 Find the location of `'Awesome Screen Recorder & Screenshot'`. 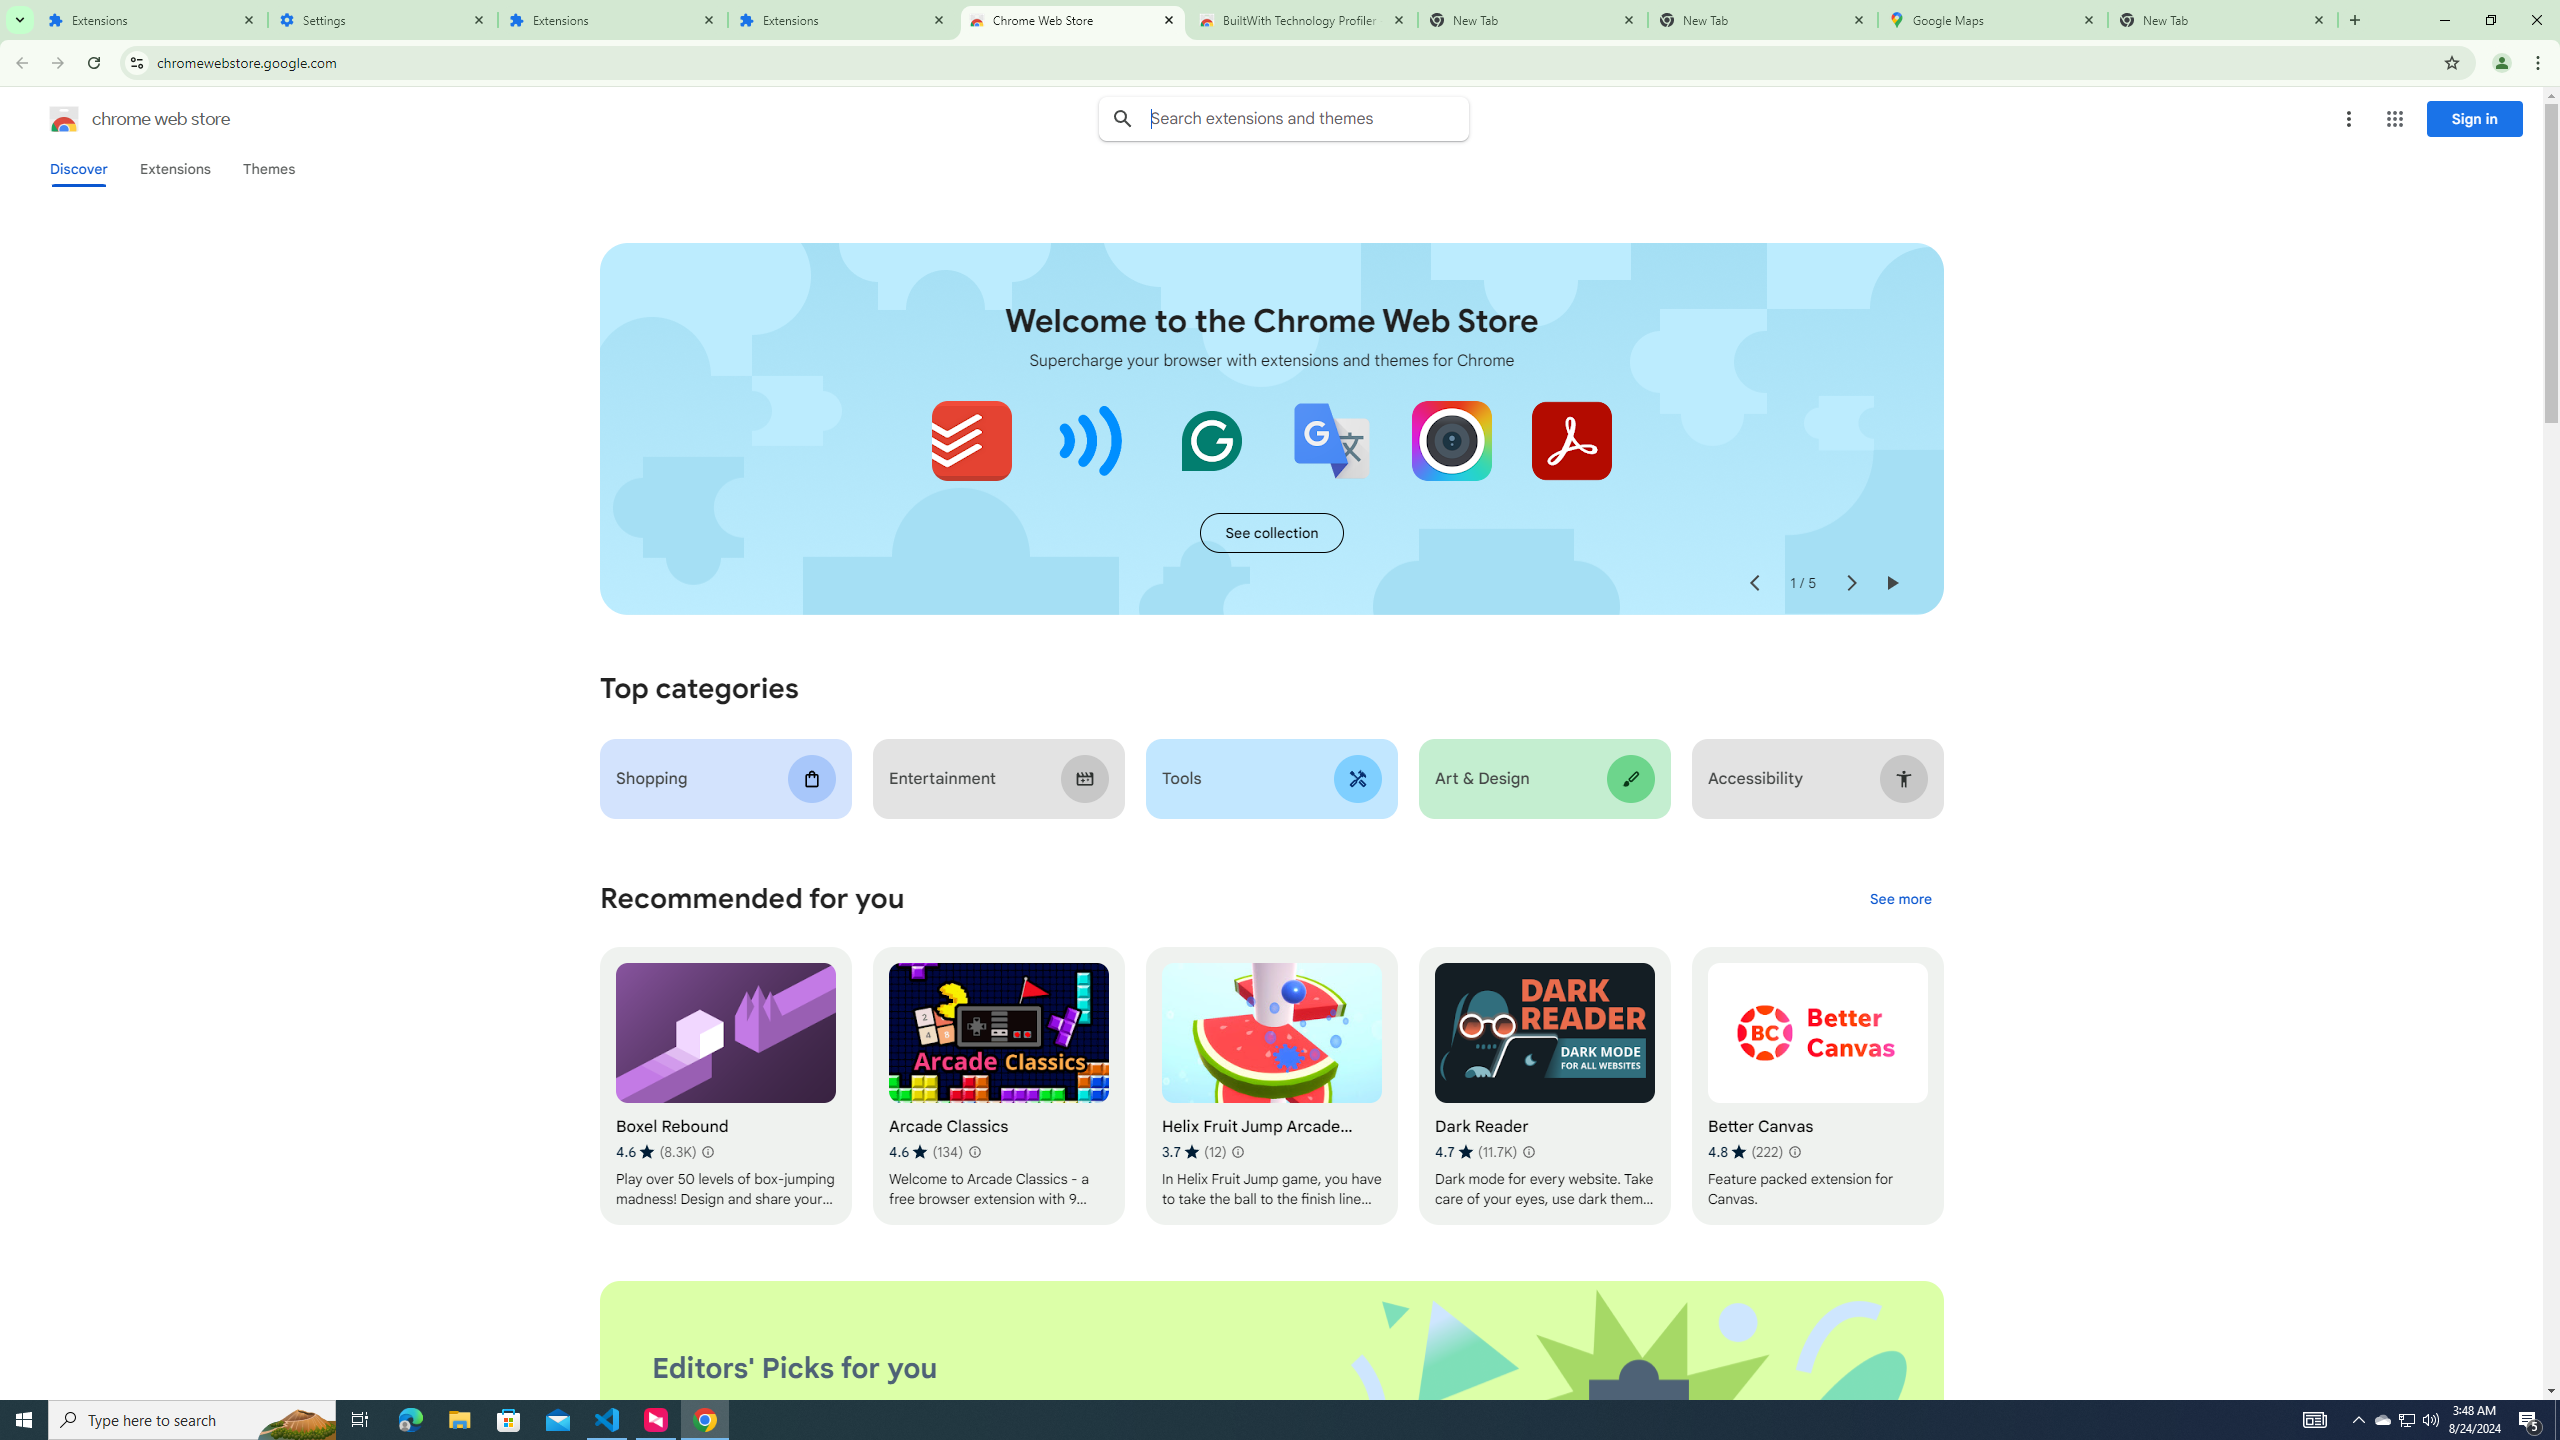

'Awesome Screen Recorder & Screenshot' is located at coordinates (1451, 440).